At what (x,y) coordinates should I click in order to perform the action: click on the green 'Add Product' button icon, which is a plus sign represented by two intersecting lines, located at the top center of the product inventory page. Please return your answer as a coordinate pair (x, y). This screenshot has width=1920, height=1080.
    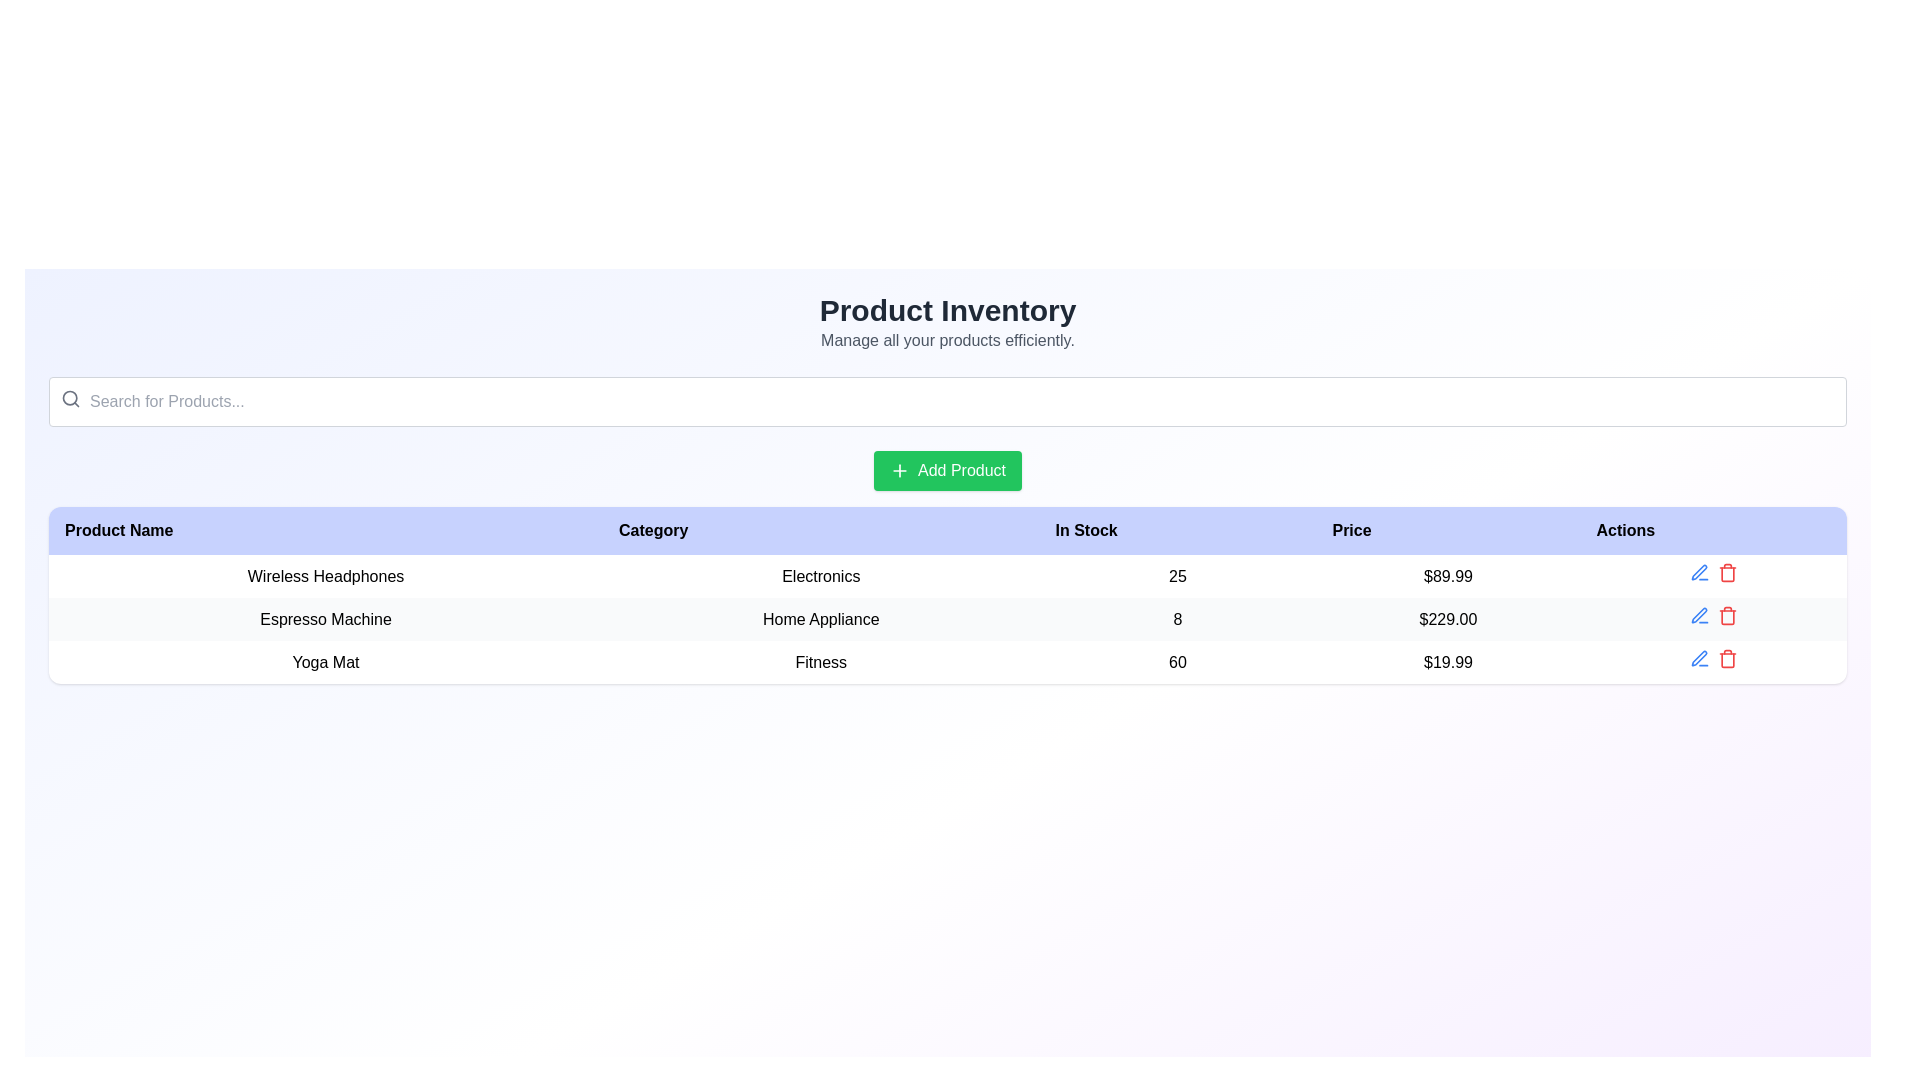
    Looking at the image, I should click on (898, 470).